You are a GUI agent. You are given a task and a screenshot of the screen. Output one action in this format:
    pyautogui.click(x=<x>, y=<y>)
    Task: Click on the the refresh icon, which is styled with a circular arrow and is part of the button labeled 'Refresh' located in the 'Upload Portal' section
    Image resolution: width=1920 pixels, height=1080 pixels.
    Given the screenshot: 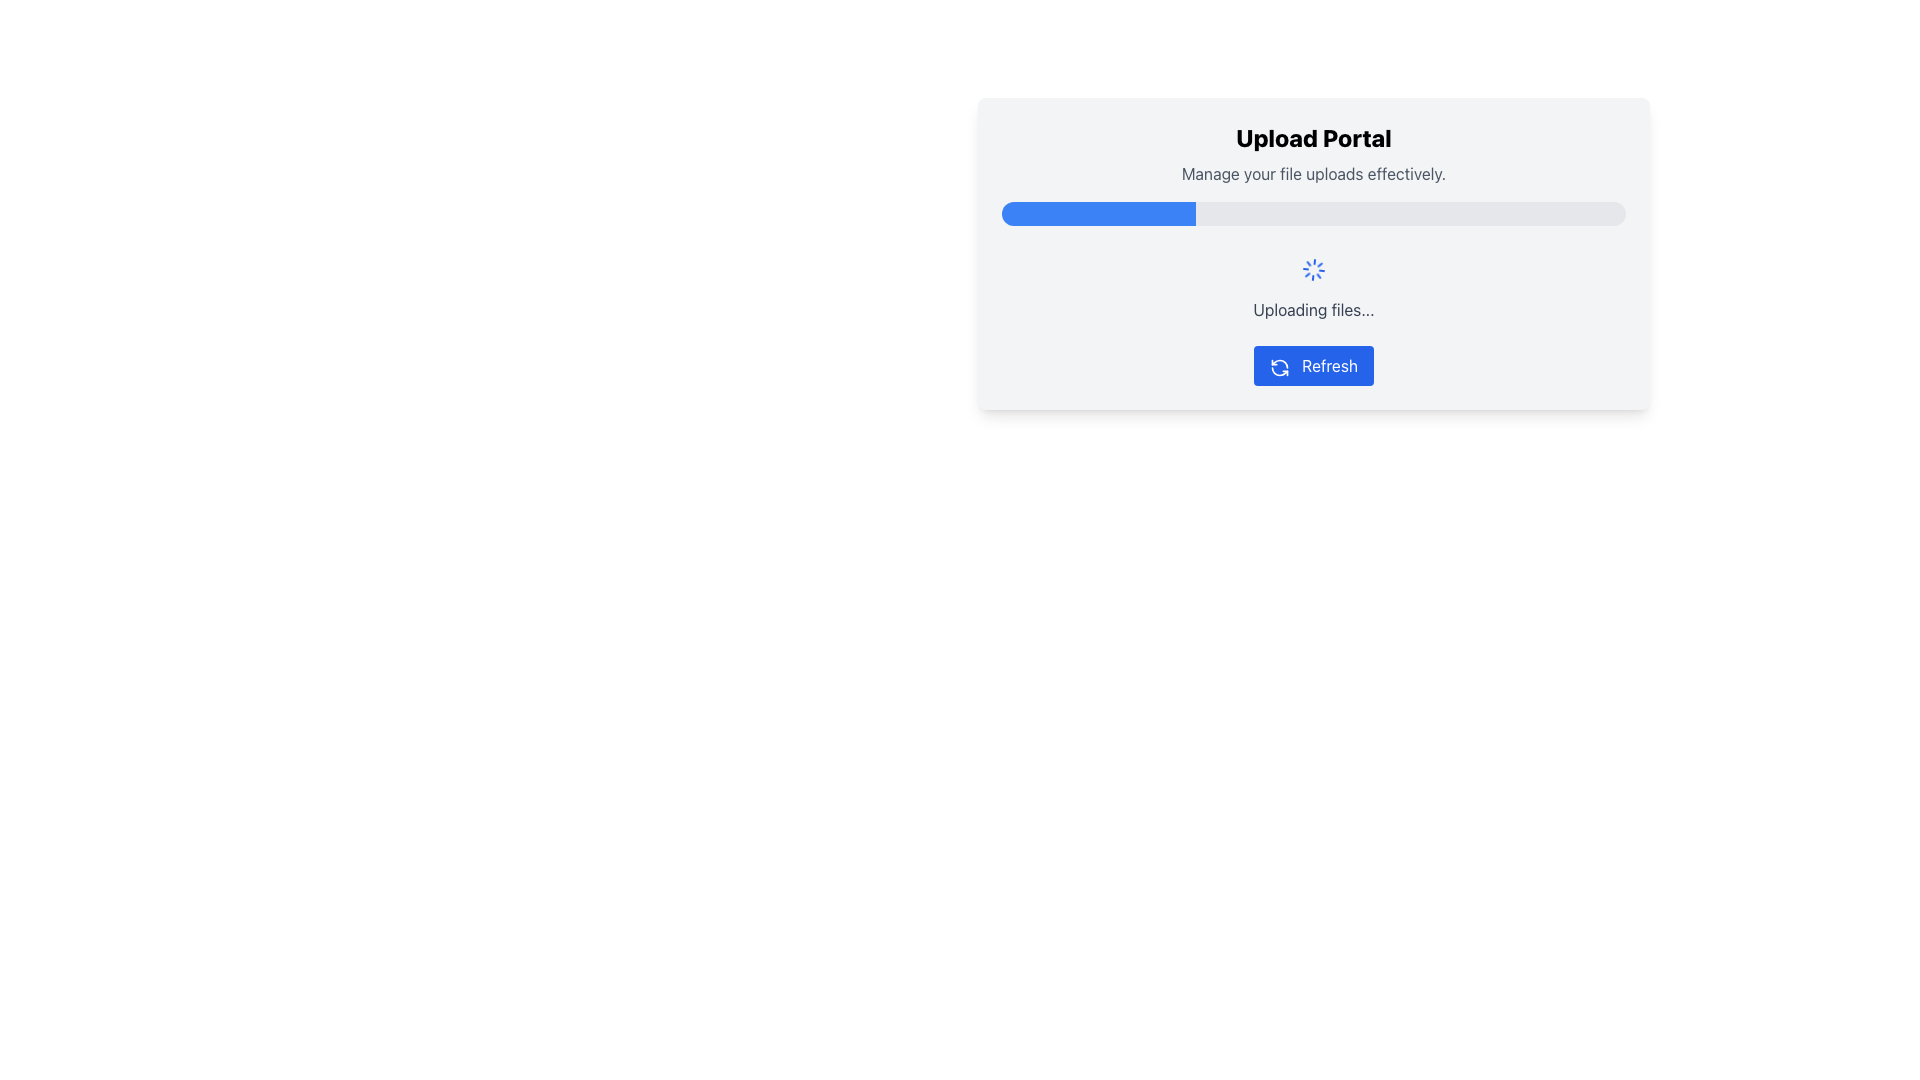 What is the action you would take?
    pyautogui.click(x=1280, y=366)
    